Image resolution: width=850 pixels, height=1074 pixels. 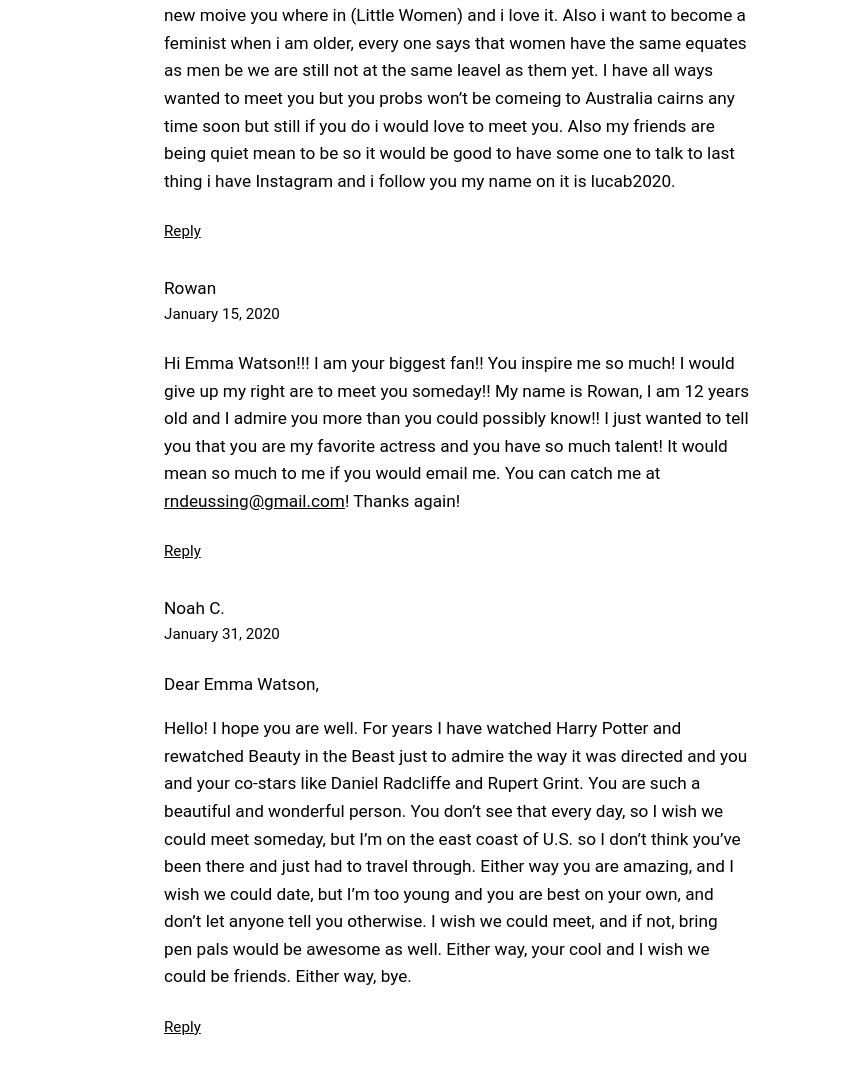 I want to click on 'Dear Emma Watson,', so click(x=240, y=681).